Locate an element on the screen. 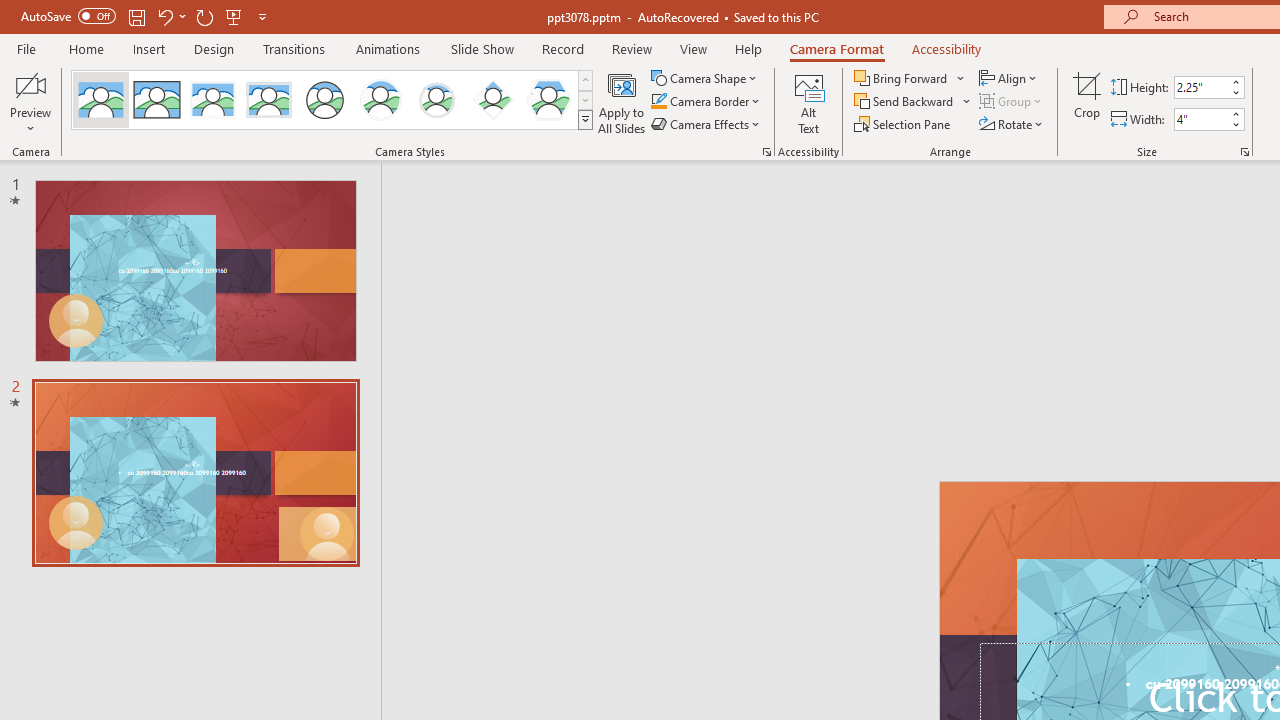 The image size is (1280, 720). 'Soft Edge Rectangle' is located at coordinates (267, 100).